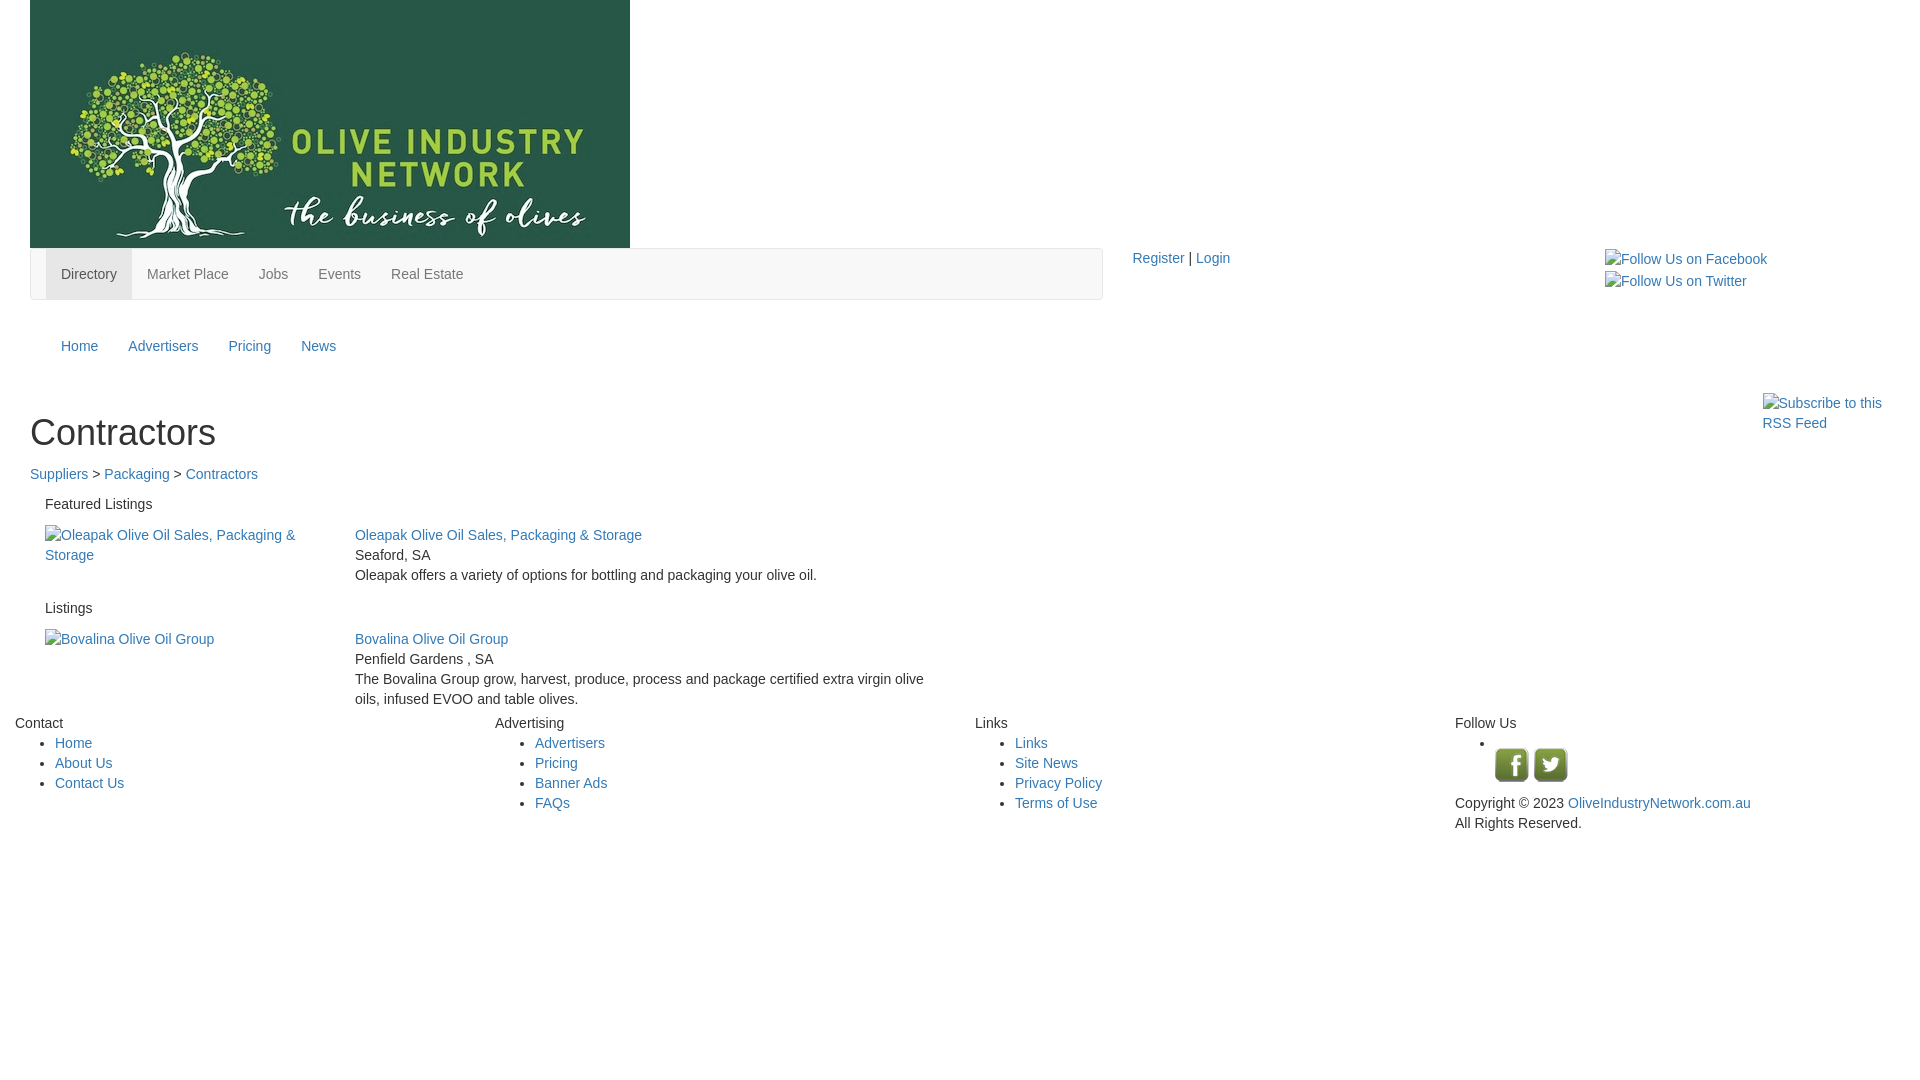 The image size is (1920, 1080). Describe the element at coordinates (248, 345) in the screenshot. I see `'Pricing'` at that location.